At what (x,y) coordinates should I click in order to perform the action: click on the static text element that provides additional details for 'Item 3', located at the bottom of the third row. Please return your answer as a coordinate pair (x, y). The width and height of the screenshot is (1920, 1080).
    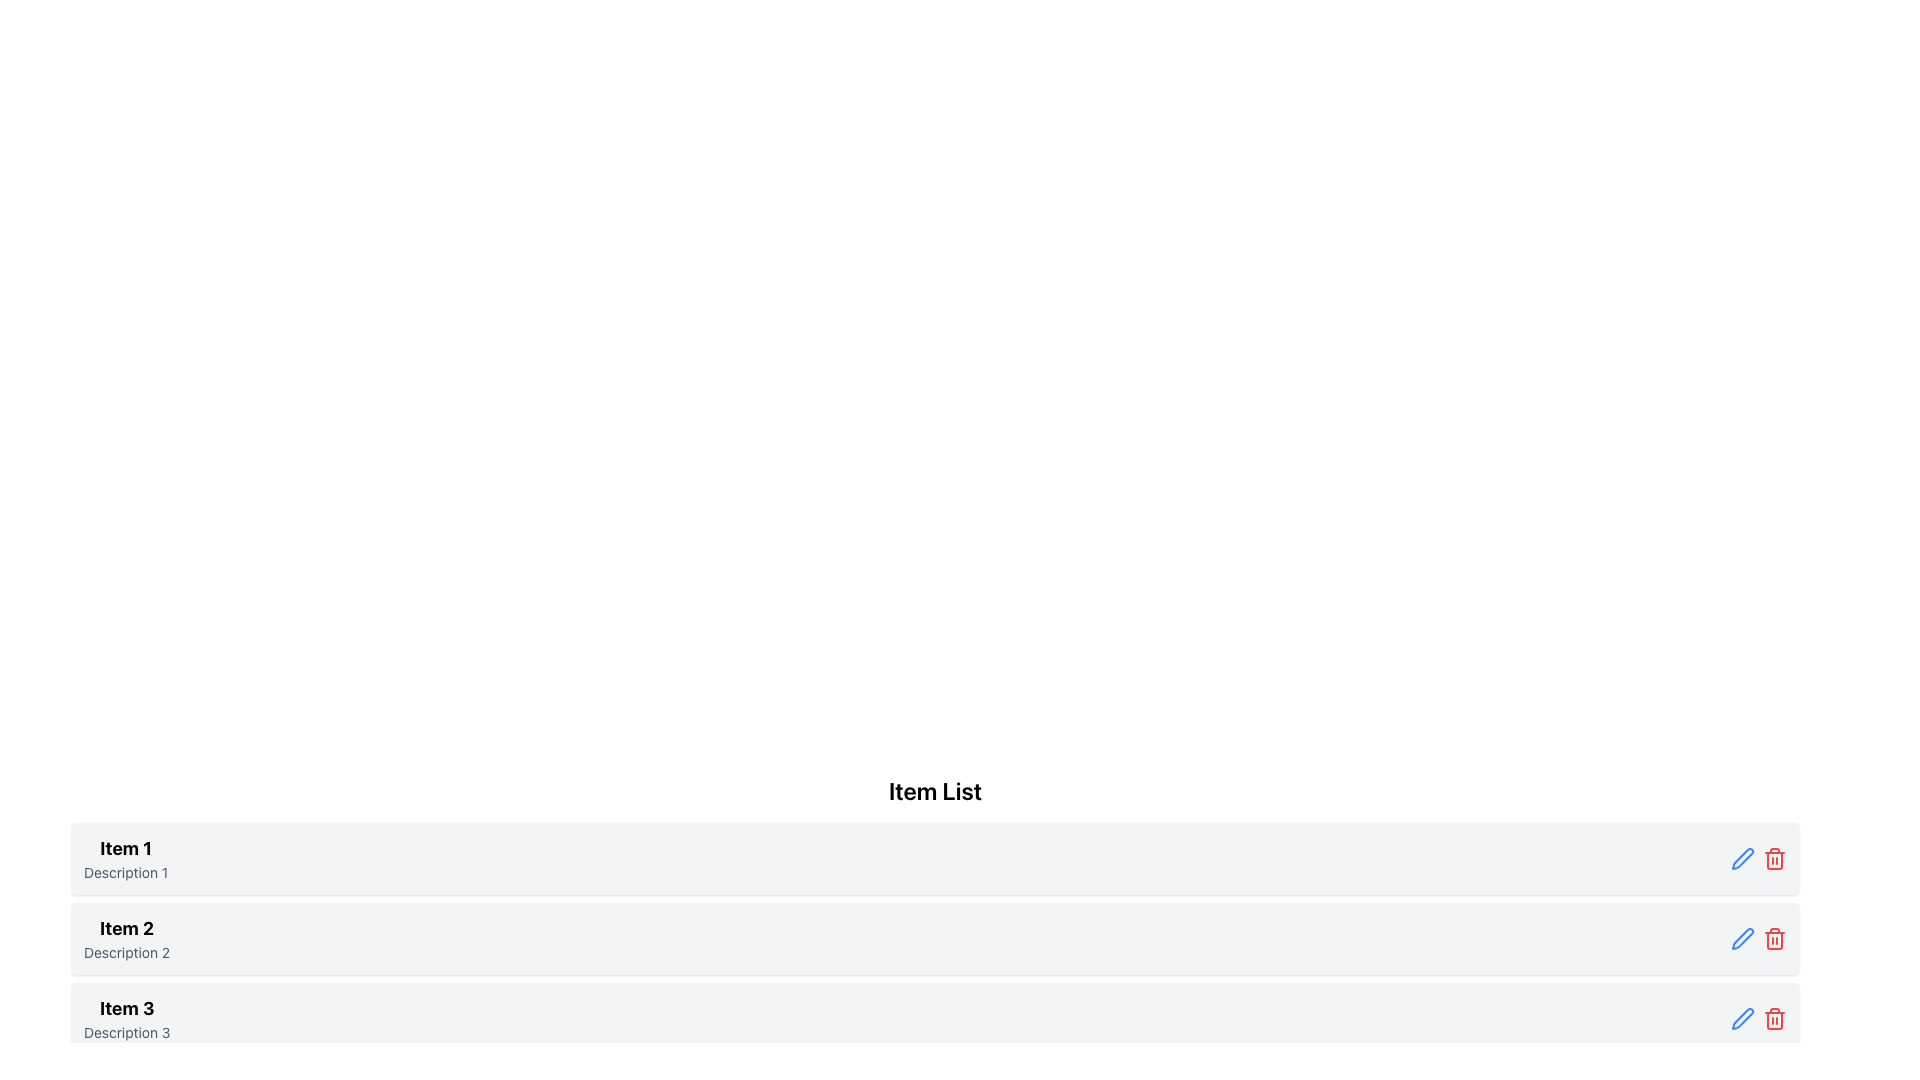
    Looking at the image, I should click on (126, 1033).